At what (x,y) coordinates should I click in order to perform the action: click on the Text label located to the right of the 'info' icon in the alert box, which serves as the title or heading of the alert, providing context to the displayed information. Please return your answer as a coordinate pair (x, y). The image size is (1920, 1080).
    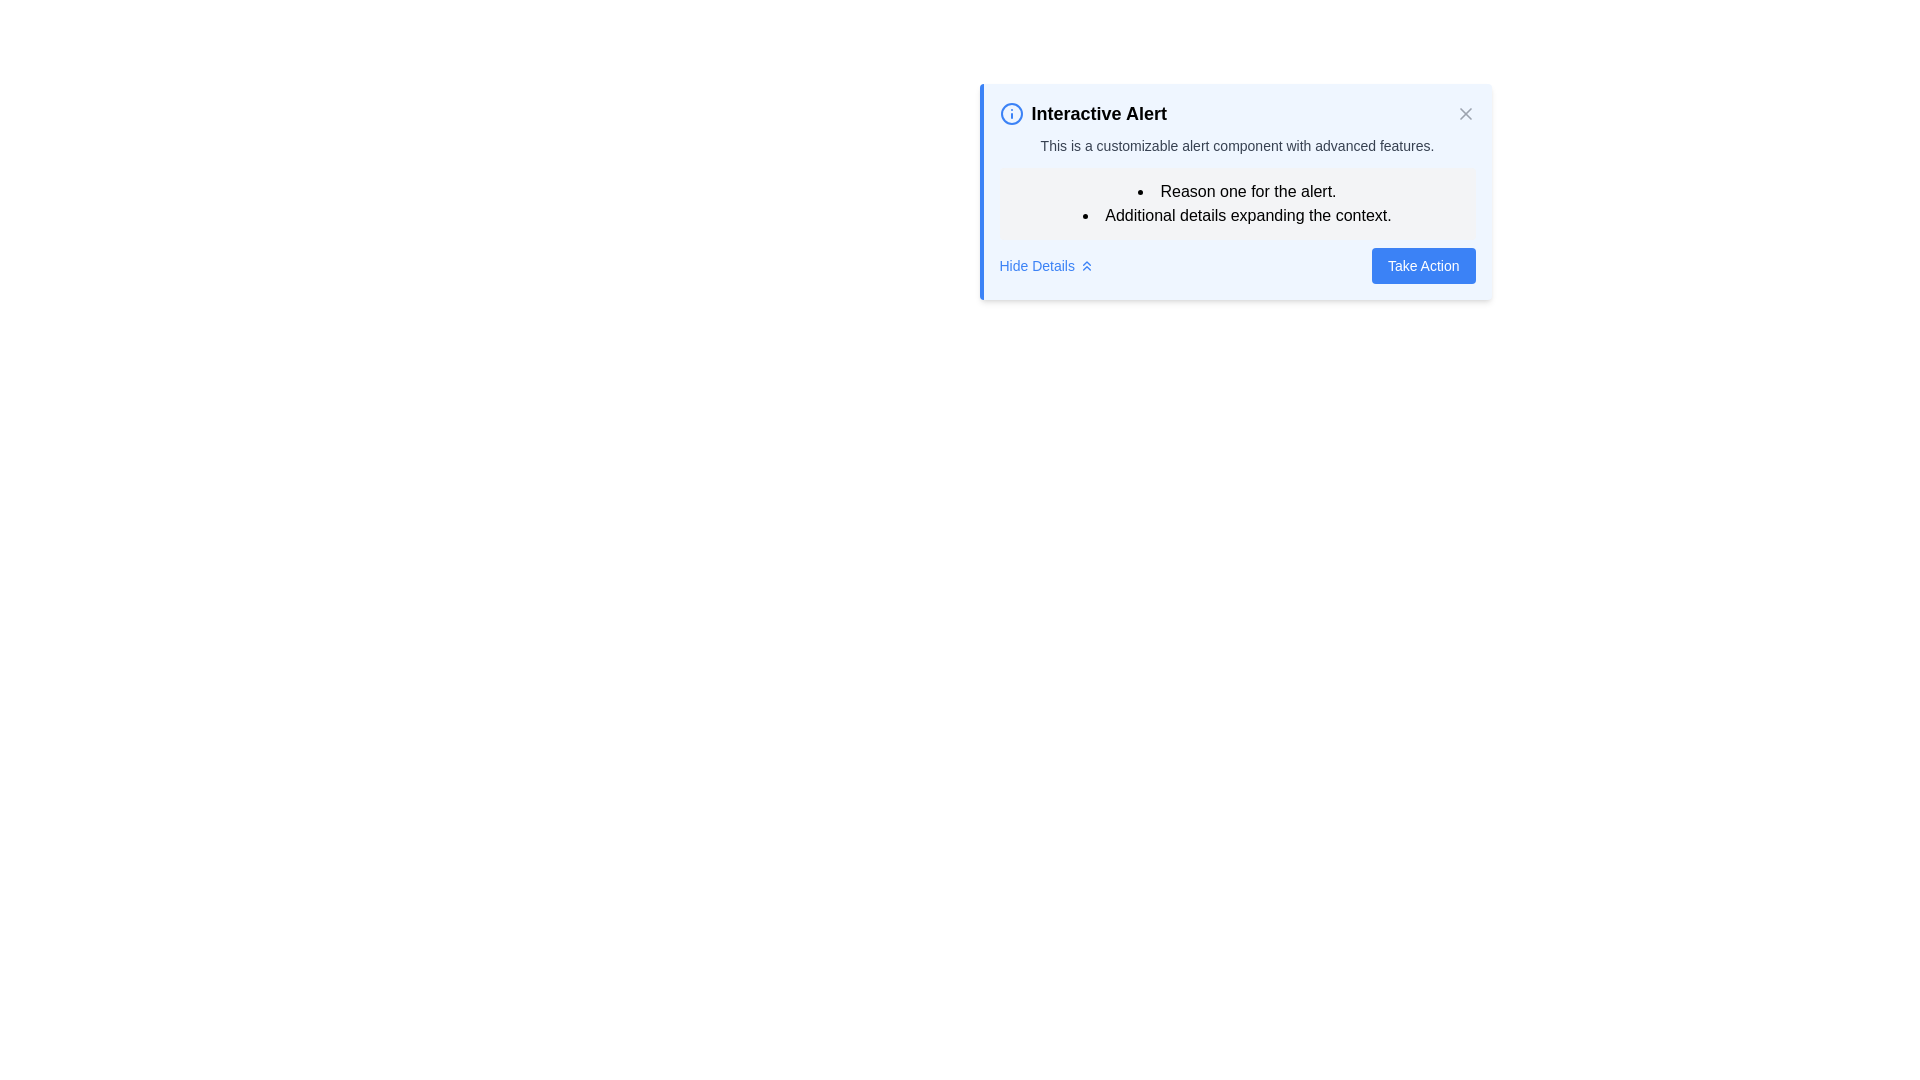
    Looking at the image, I should click on (1098, 114).